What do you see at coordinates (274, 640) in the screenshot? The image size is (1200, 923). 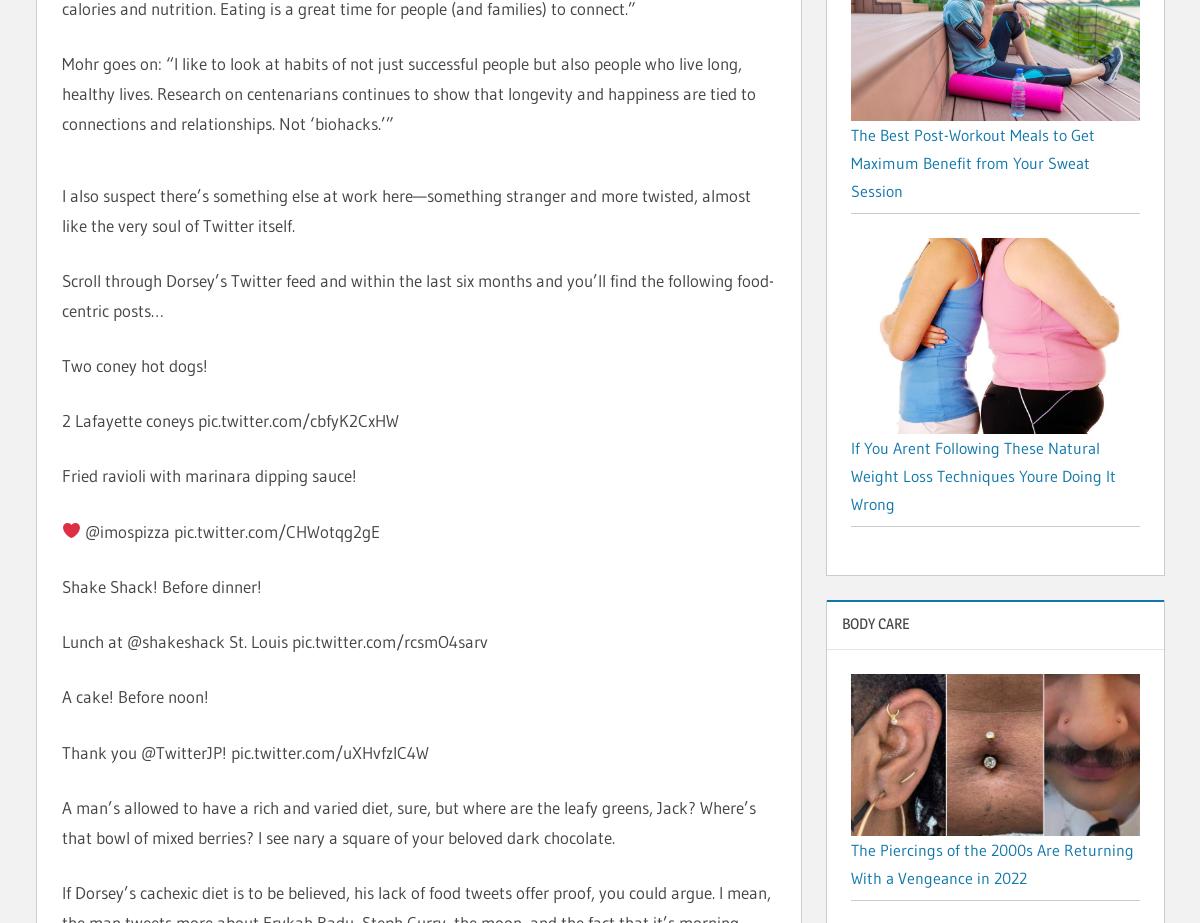 I see `'Lunch at @shakeshack St. Louis pic.twitter.com/rcsmO4sarv'` at bounding box center [274, 640].